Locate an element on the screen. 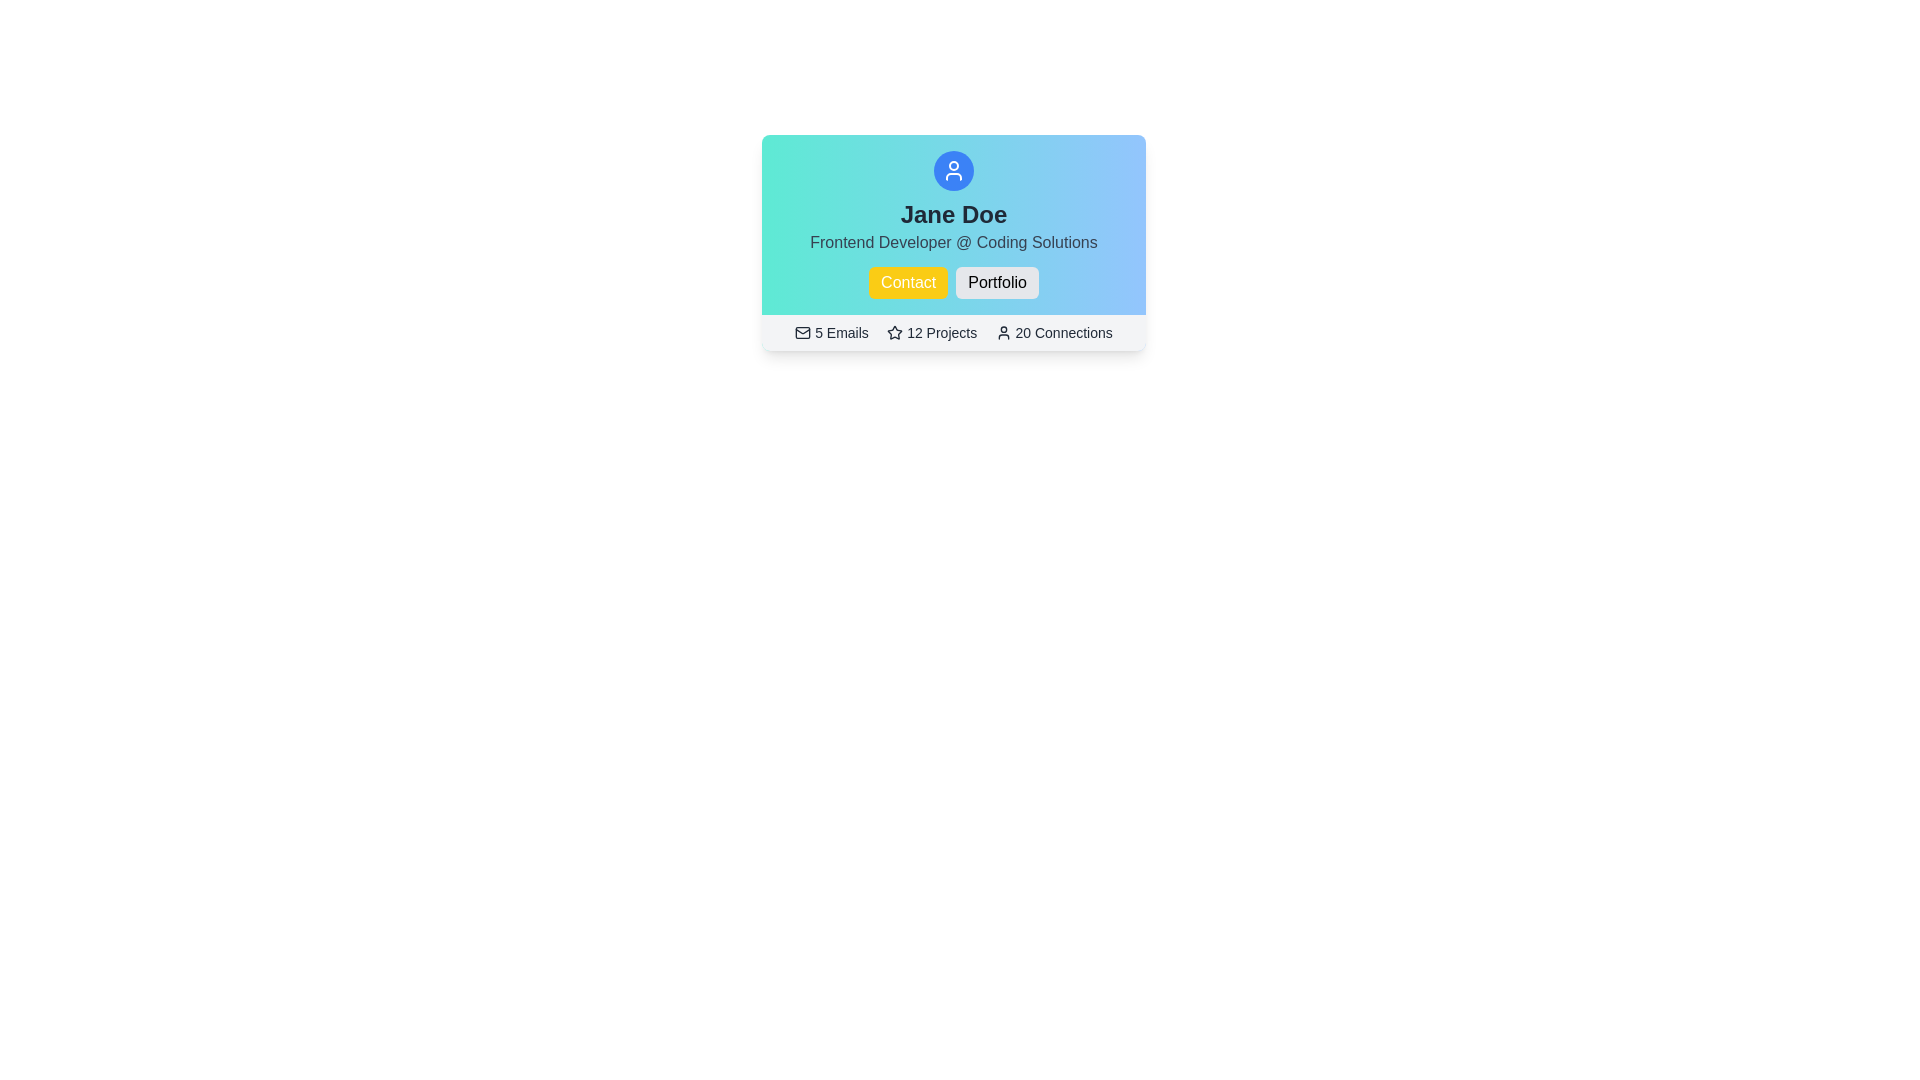 The image size is (1920, 1080). the yellow 'Contact' button with white text, which is the leftmost button in a horizontal layout beneath a name and title section is located at coordinates (906, 282).